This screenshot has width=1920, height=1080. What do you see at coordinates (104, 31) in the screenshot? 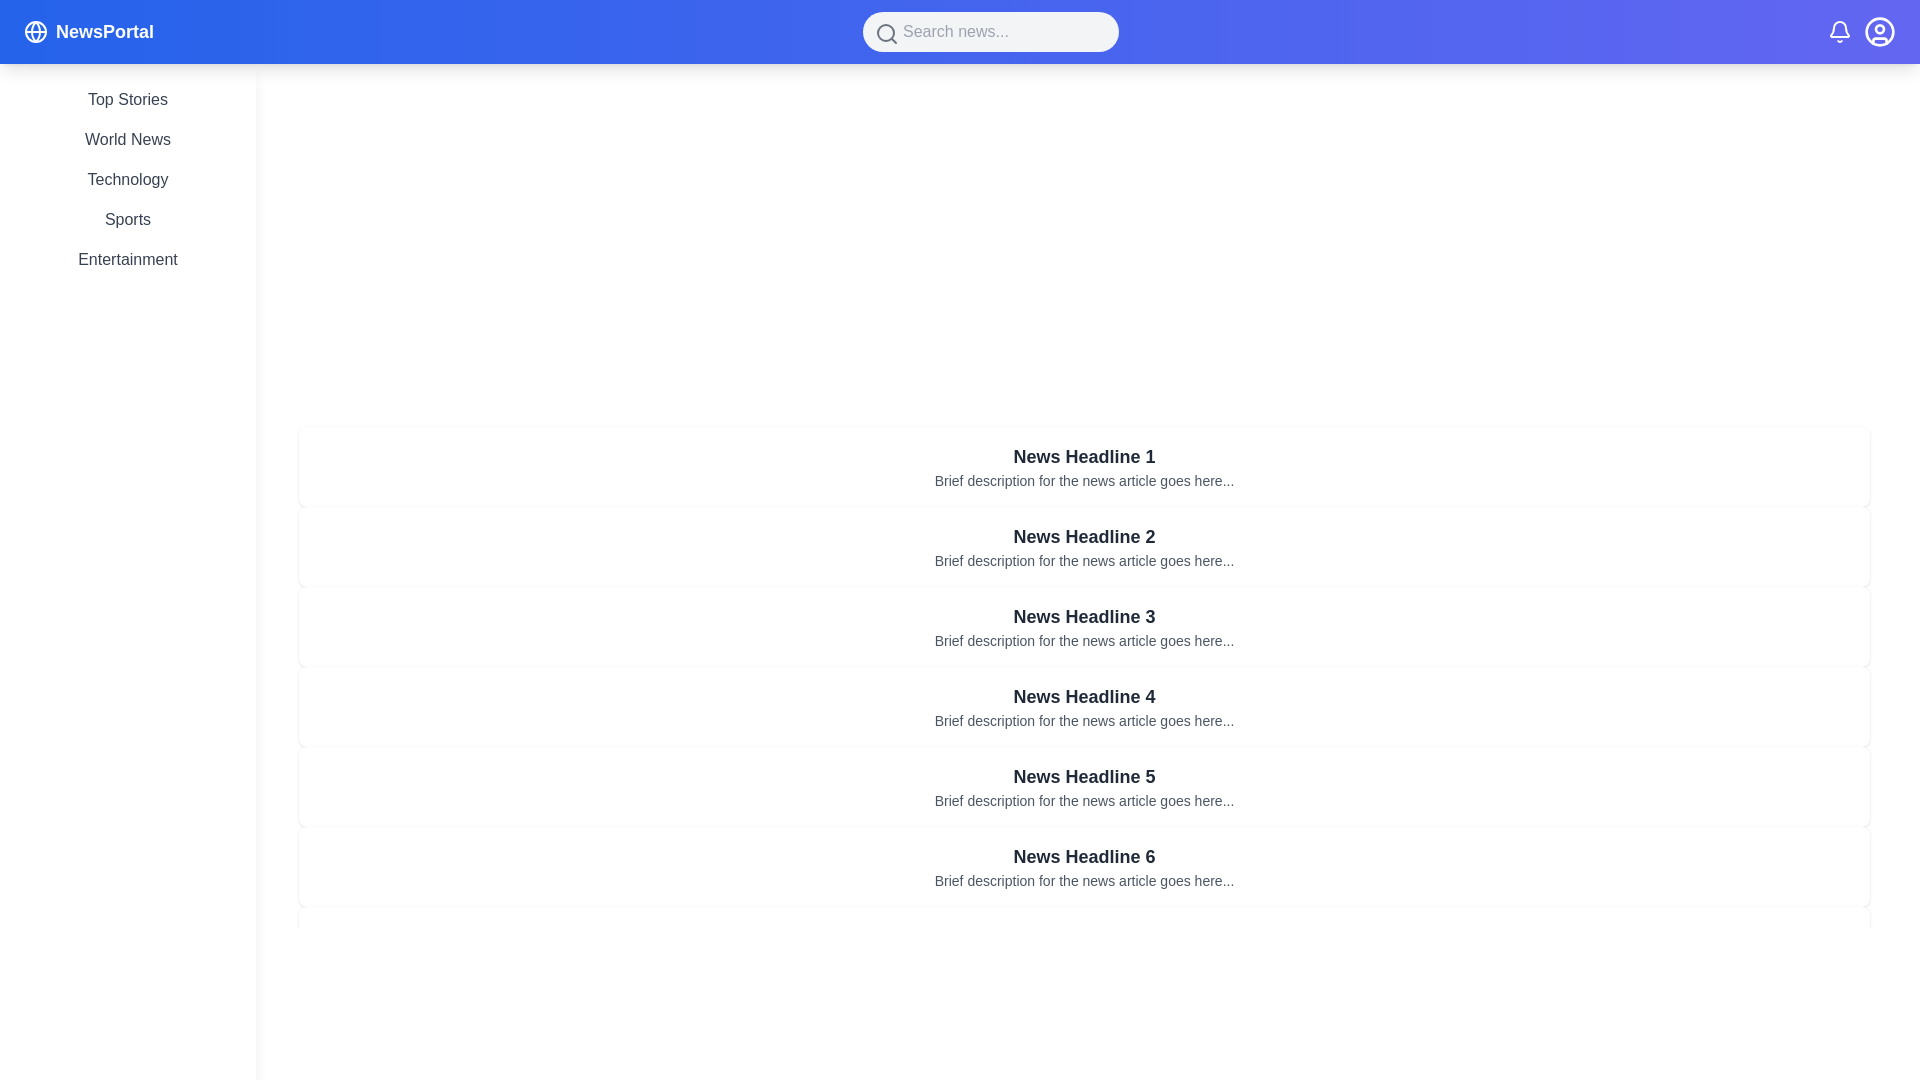
I see `the 'NewsPortal' bold text in large white font located on the left side of the header` at bounding box center [104, 31].